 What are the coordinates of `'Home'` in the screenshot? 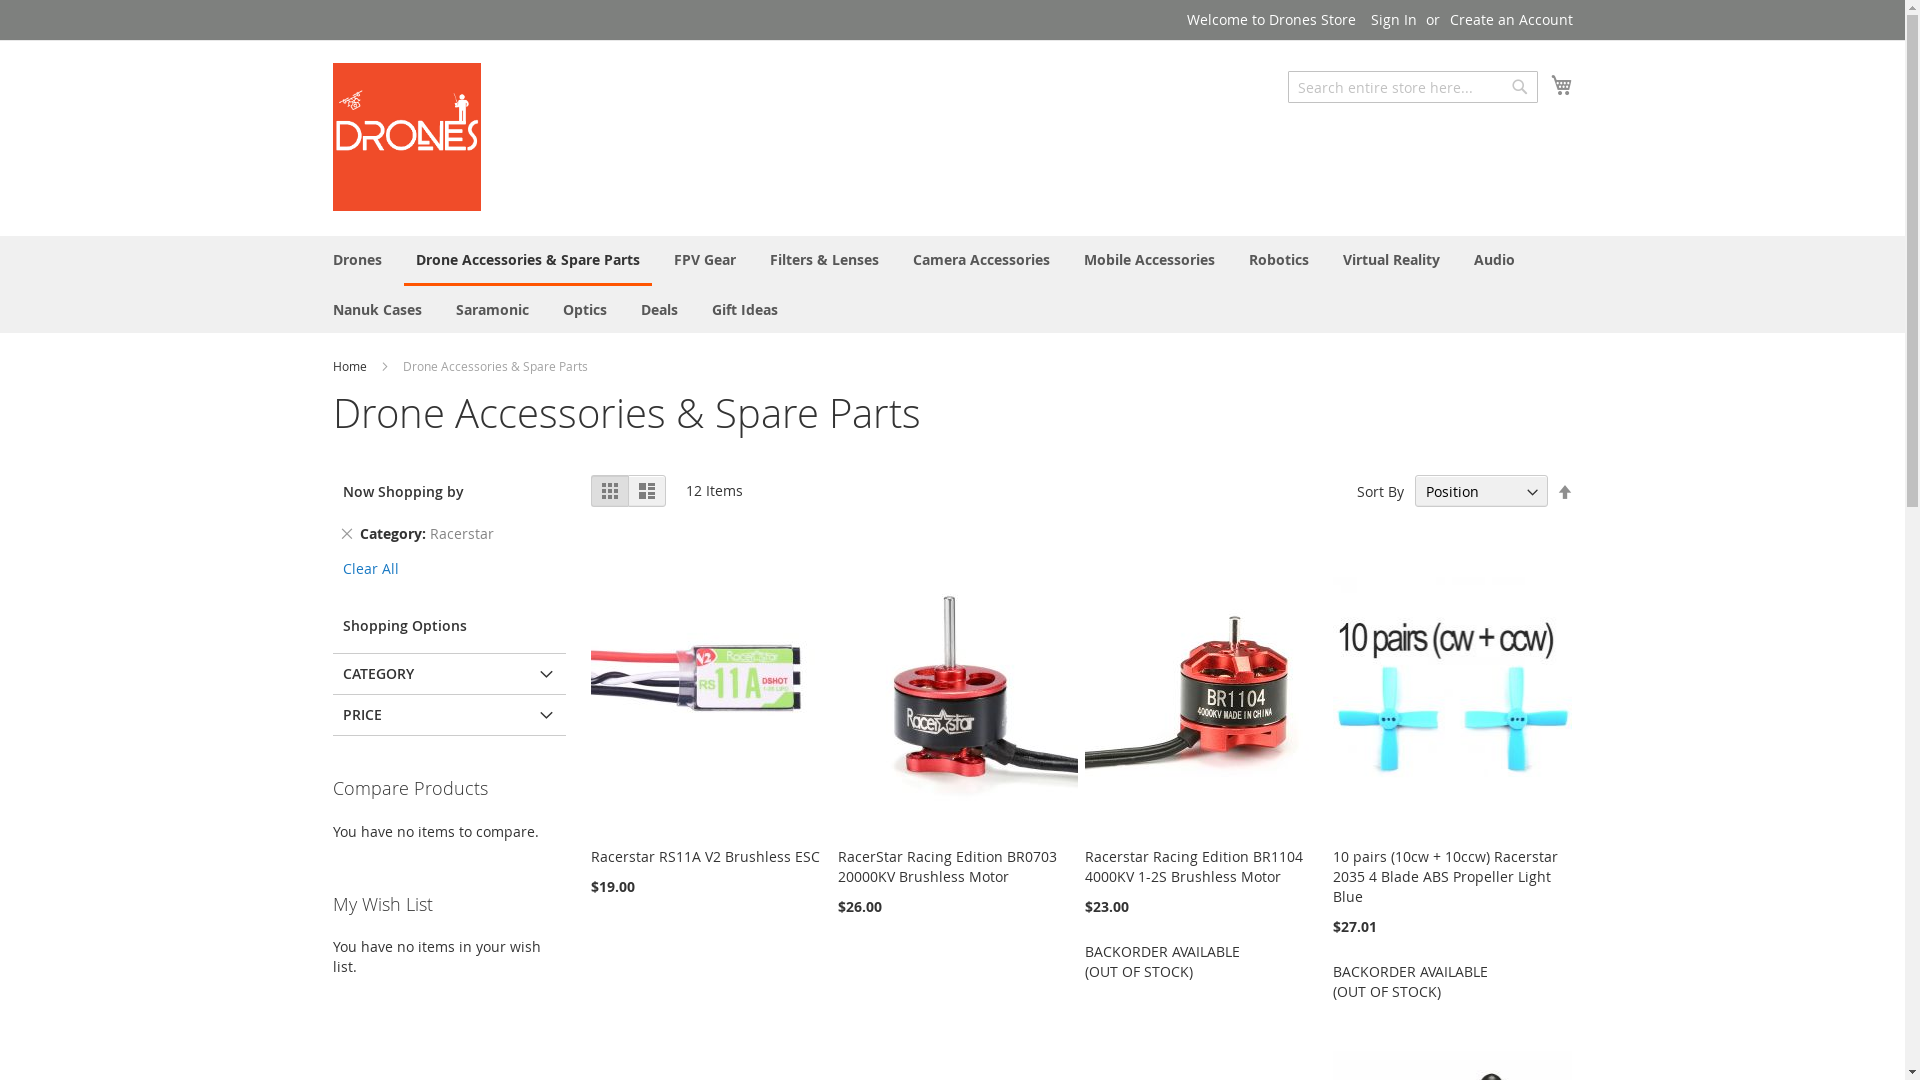 It's located at (350, 366).